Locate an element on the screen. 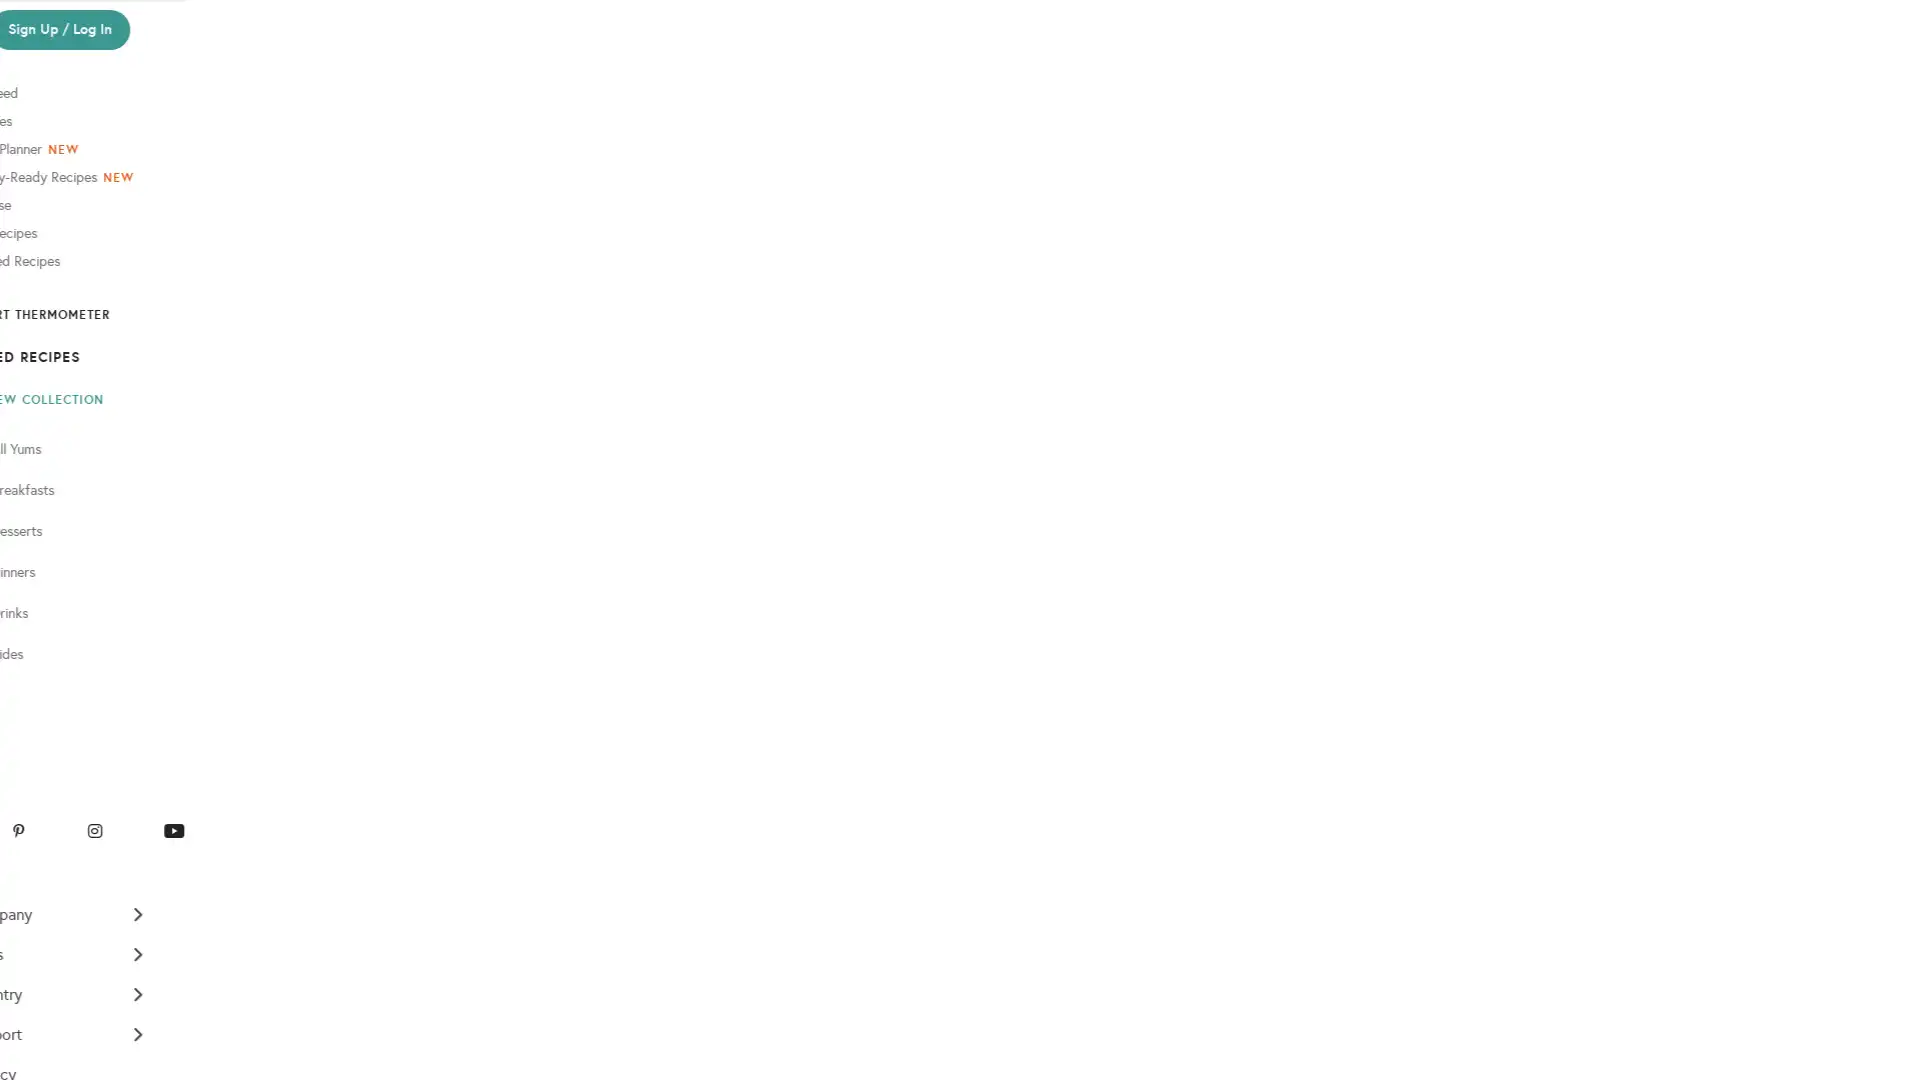  Do Not Sell My Personal Information is located at coordinates (107, 631).